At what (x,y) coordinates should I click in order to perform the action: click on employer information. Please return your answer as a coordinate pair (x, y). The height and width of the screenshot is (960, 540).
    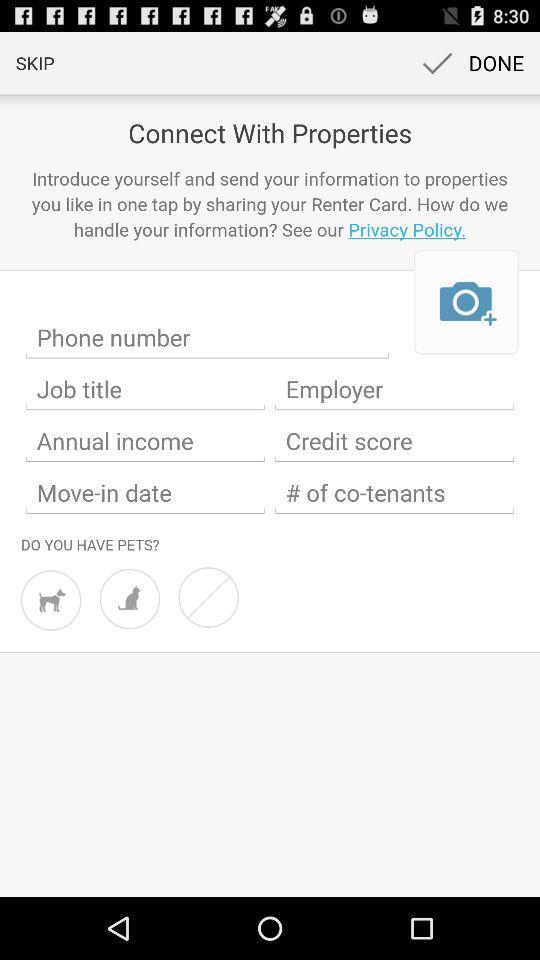
    Looking at the image, I should click on (394, 388).